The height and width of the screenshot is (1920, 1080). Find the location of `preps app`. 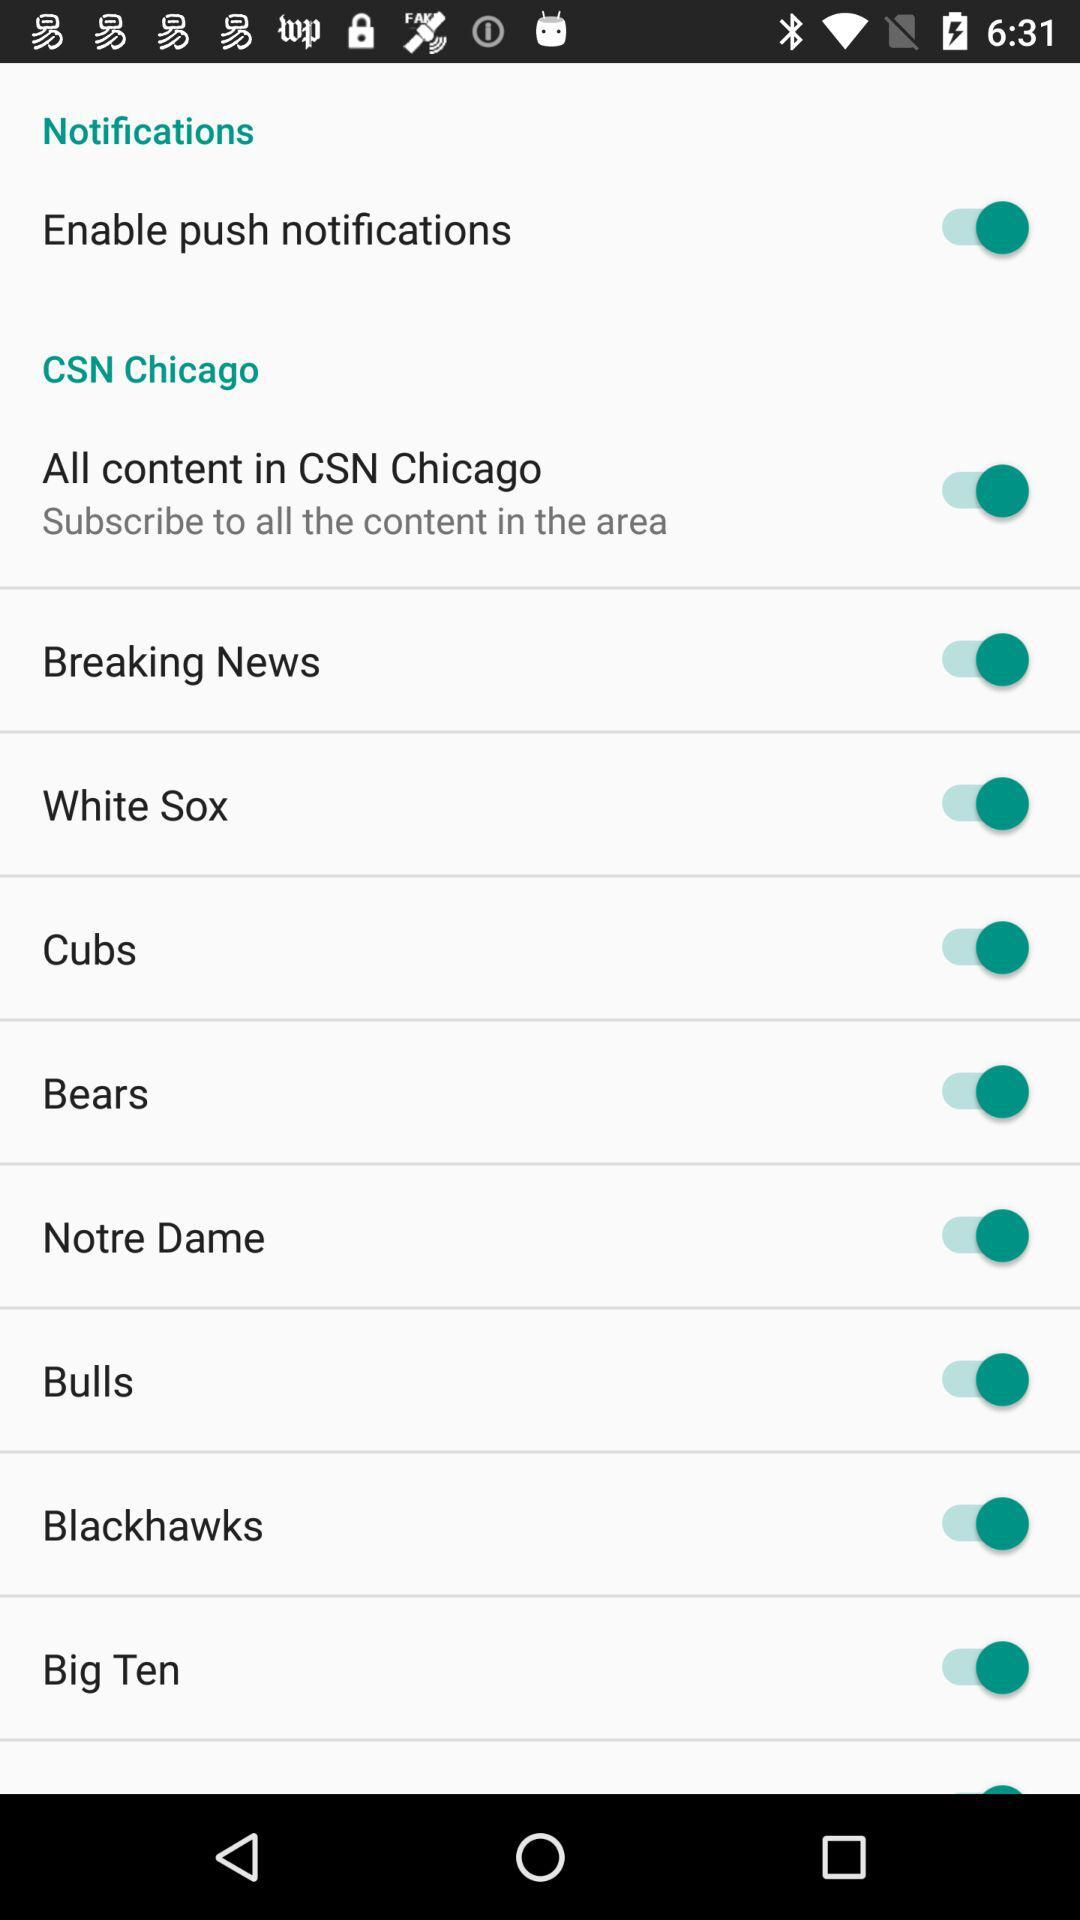

preps app is located at coordinates (95, 1788).